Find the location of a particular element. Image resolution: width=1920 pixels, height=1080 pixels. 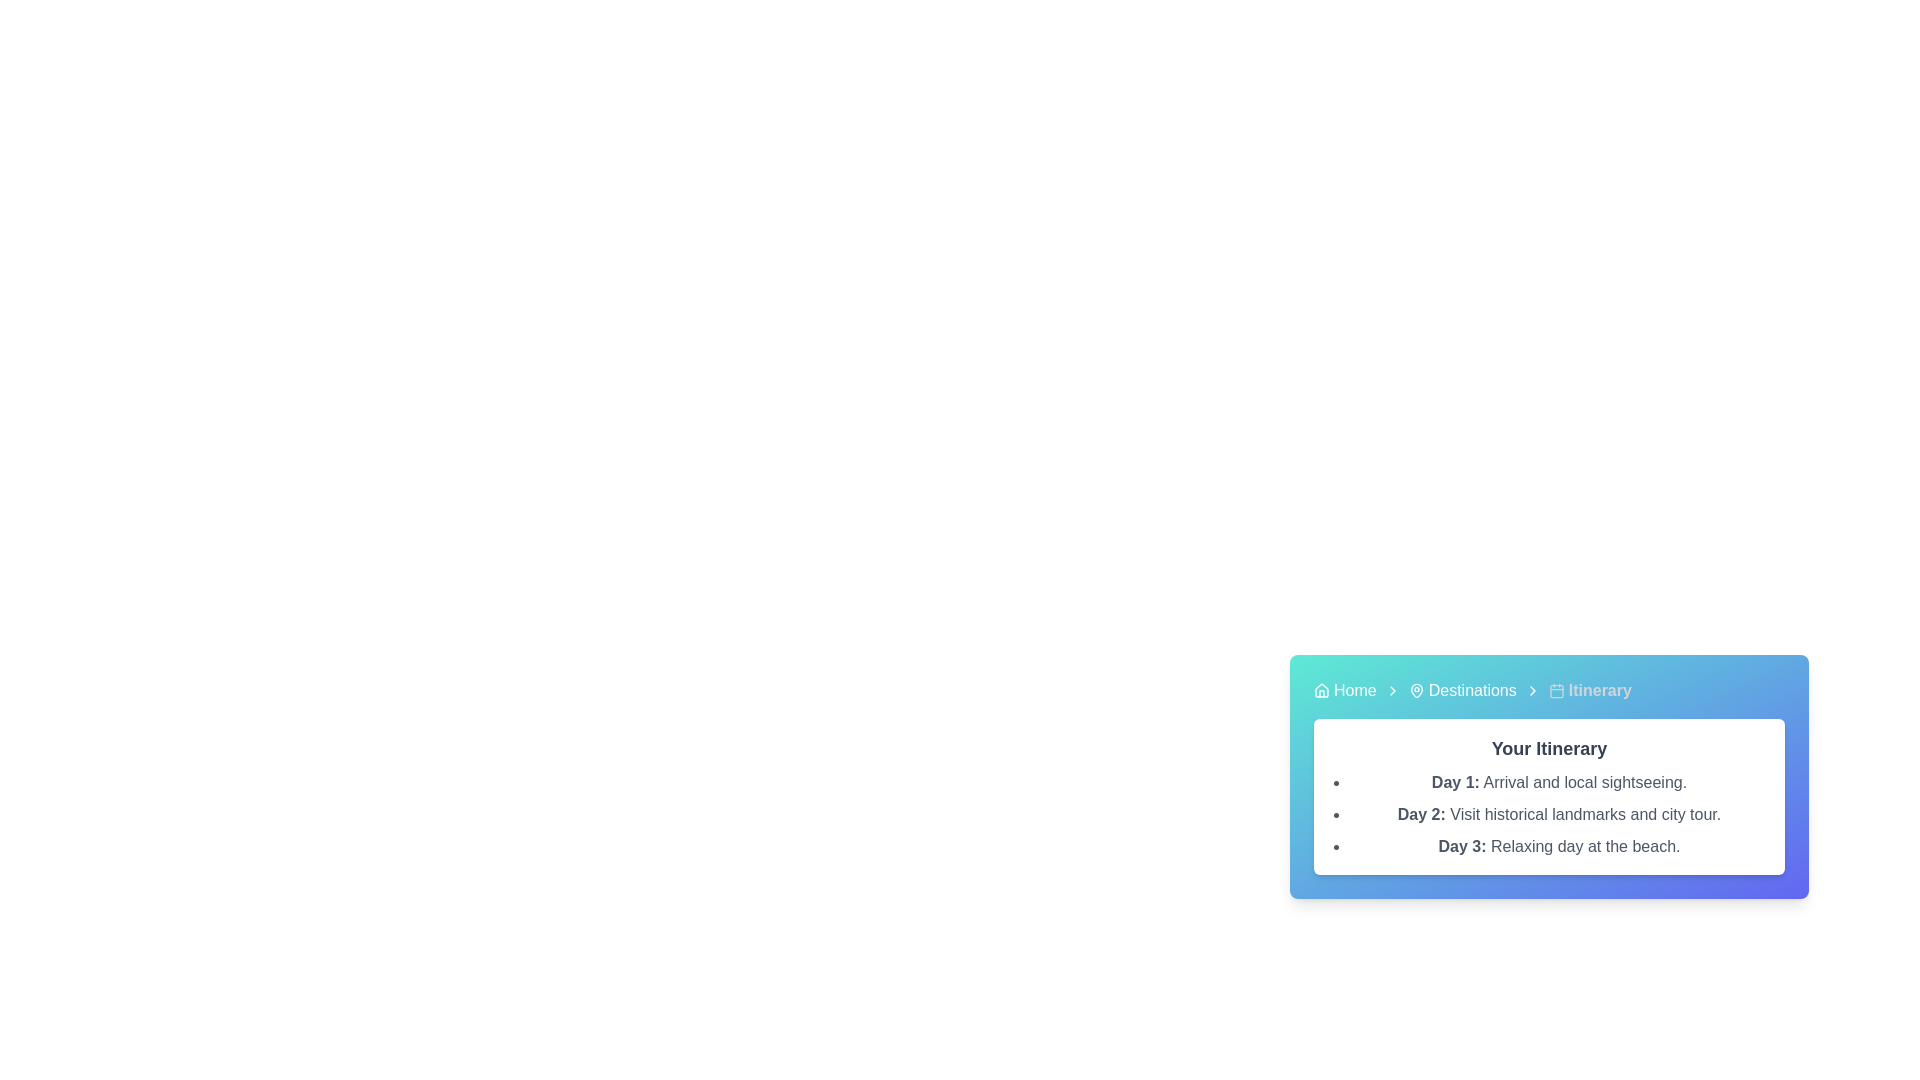

the 'Destinations' text link is located at coordinates (1472, 689).